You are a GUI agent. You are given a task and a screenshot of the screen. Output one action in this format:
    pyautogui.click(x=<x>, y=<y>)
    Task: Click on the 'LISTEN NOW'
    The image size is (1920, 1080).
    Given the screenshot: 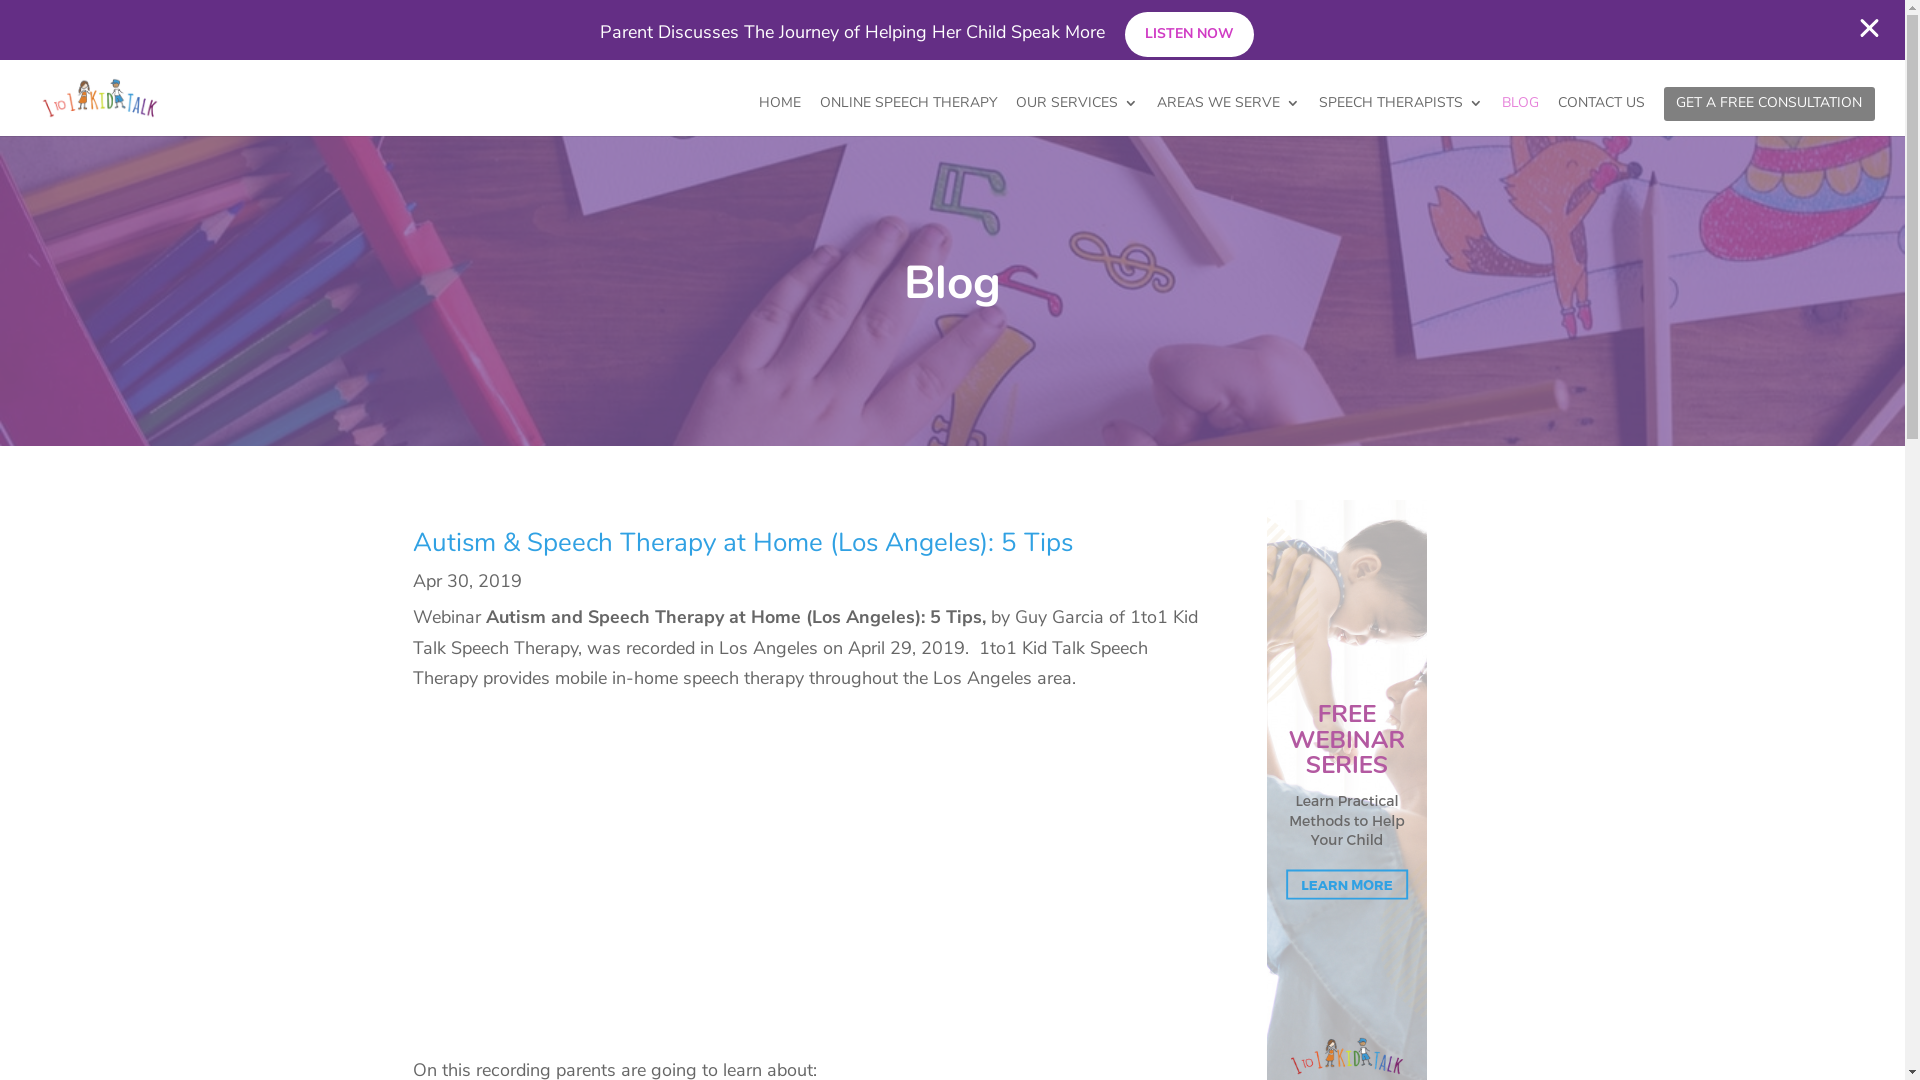 What is the action you would take?
    pyautogui.click(x=1188, y=34)
    